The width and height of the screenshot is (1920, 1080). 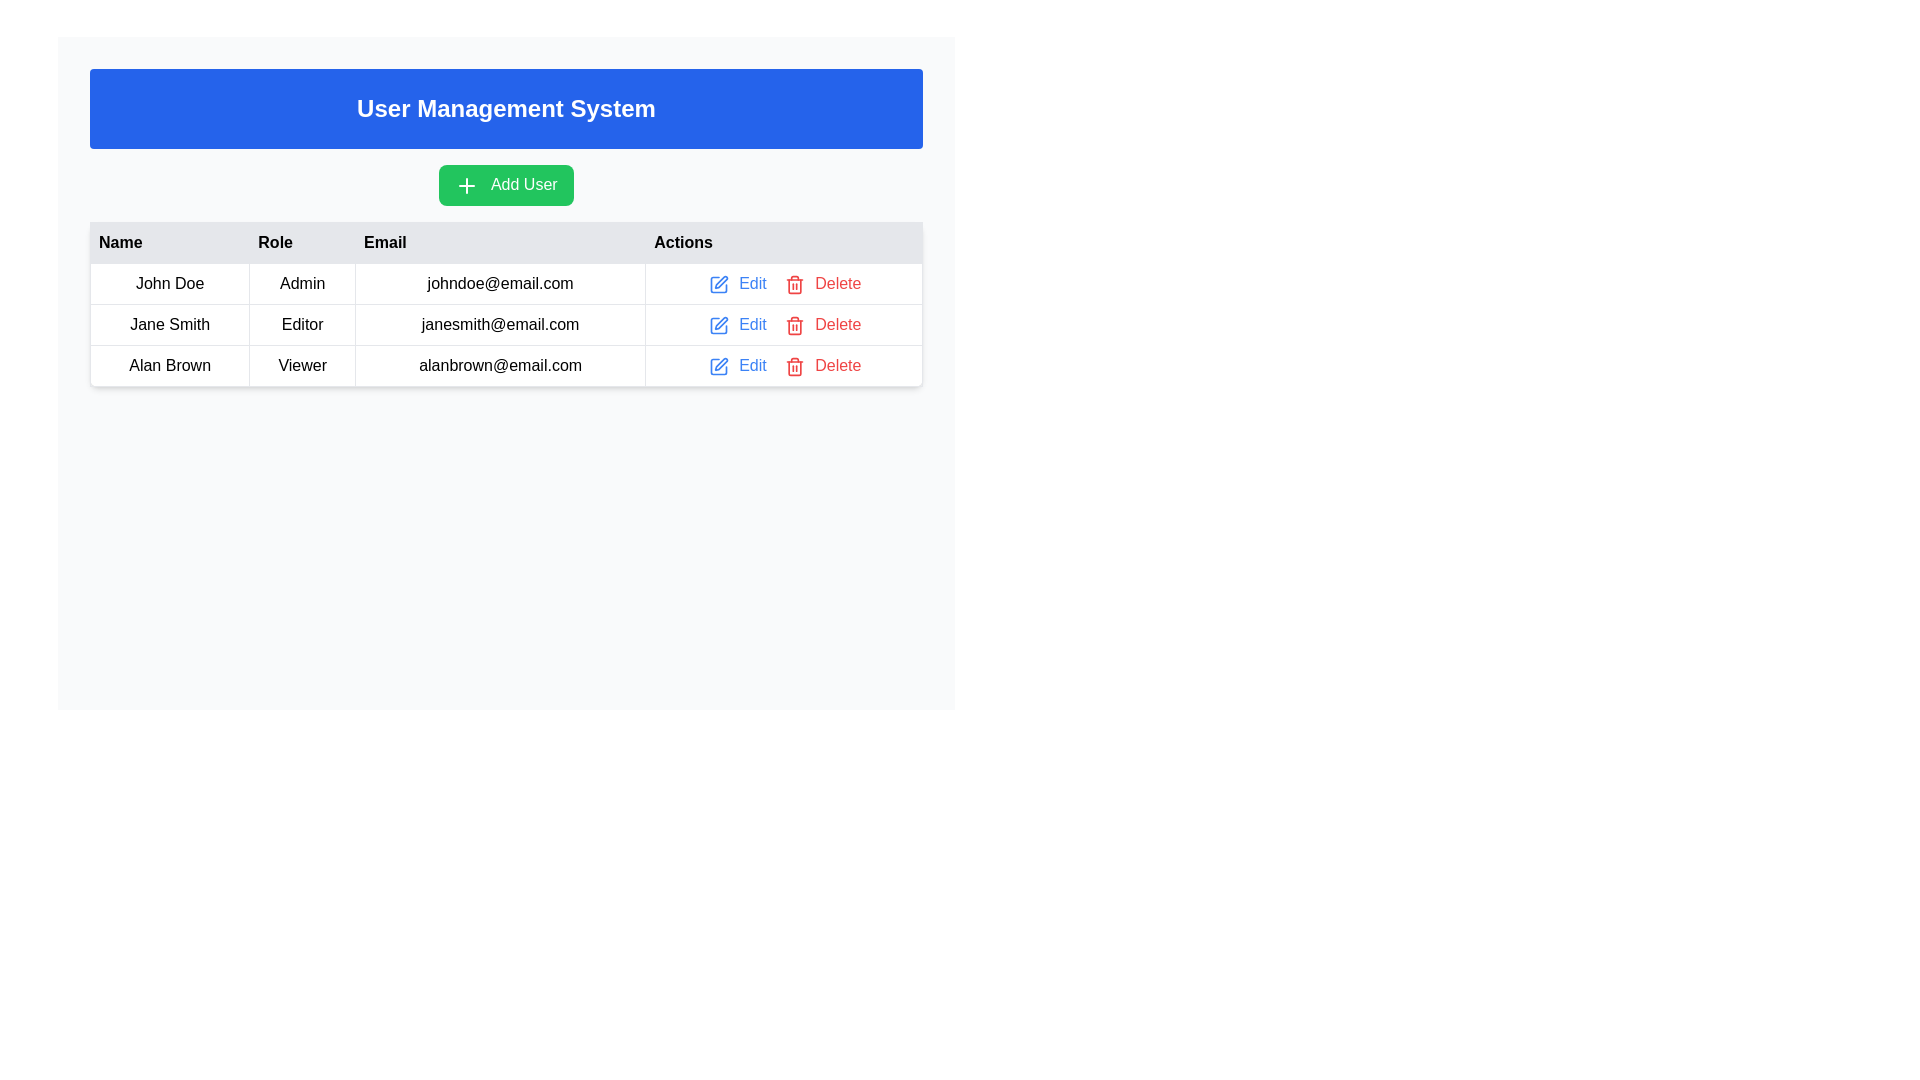 I want to click on the delete button with icon and text in the Actions column of the table row for the user with the email 'janesmith@email.com', so click(x=821, y=323).